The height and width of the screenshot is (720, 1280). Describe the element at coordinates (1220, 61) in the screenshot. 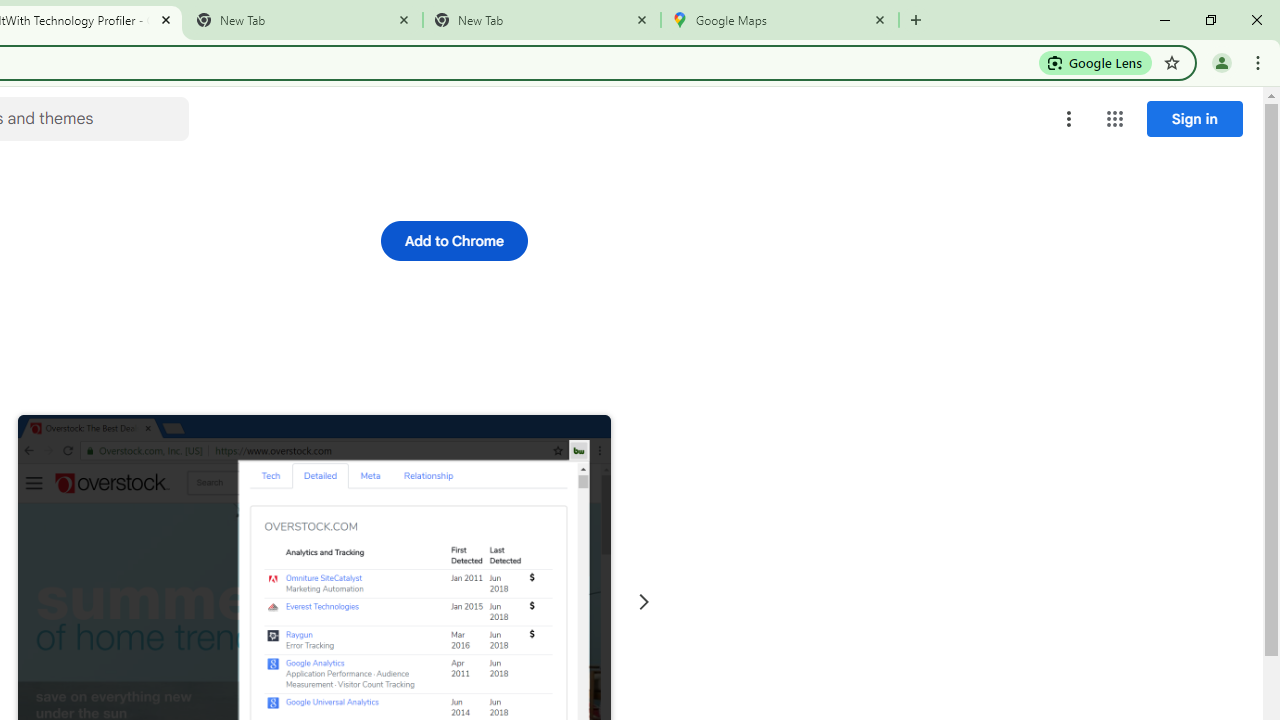

I see `'You'` at that location.